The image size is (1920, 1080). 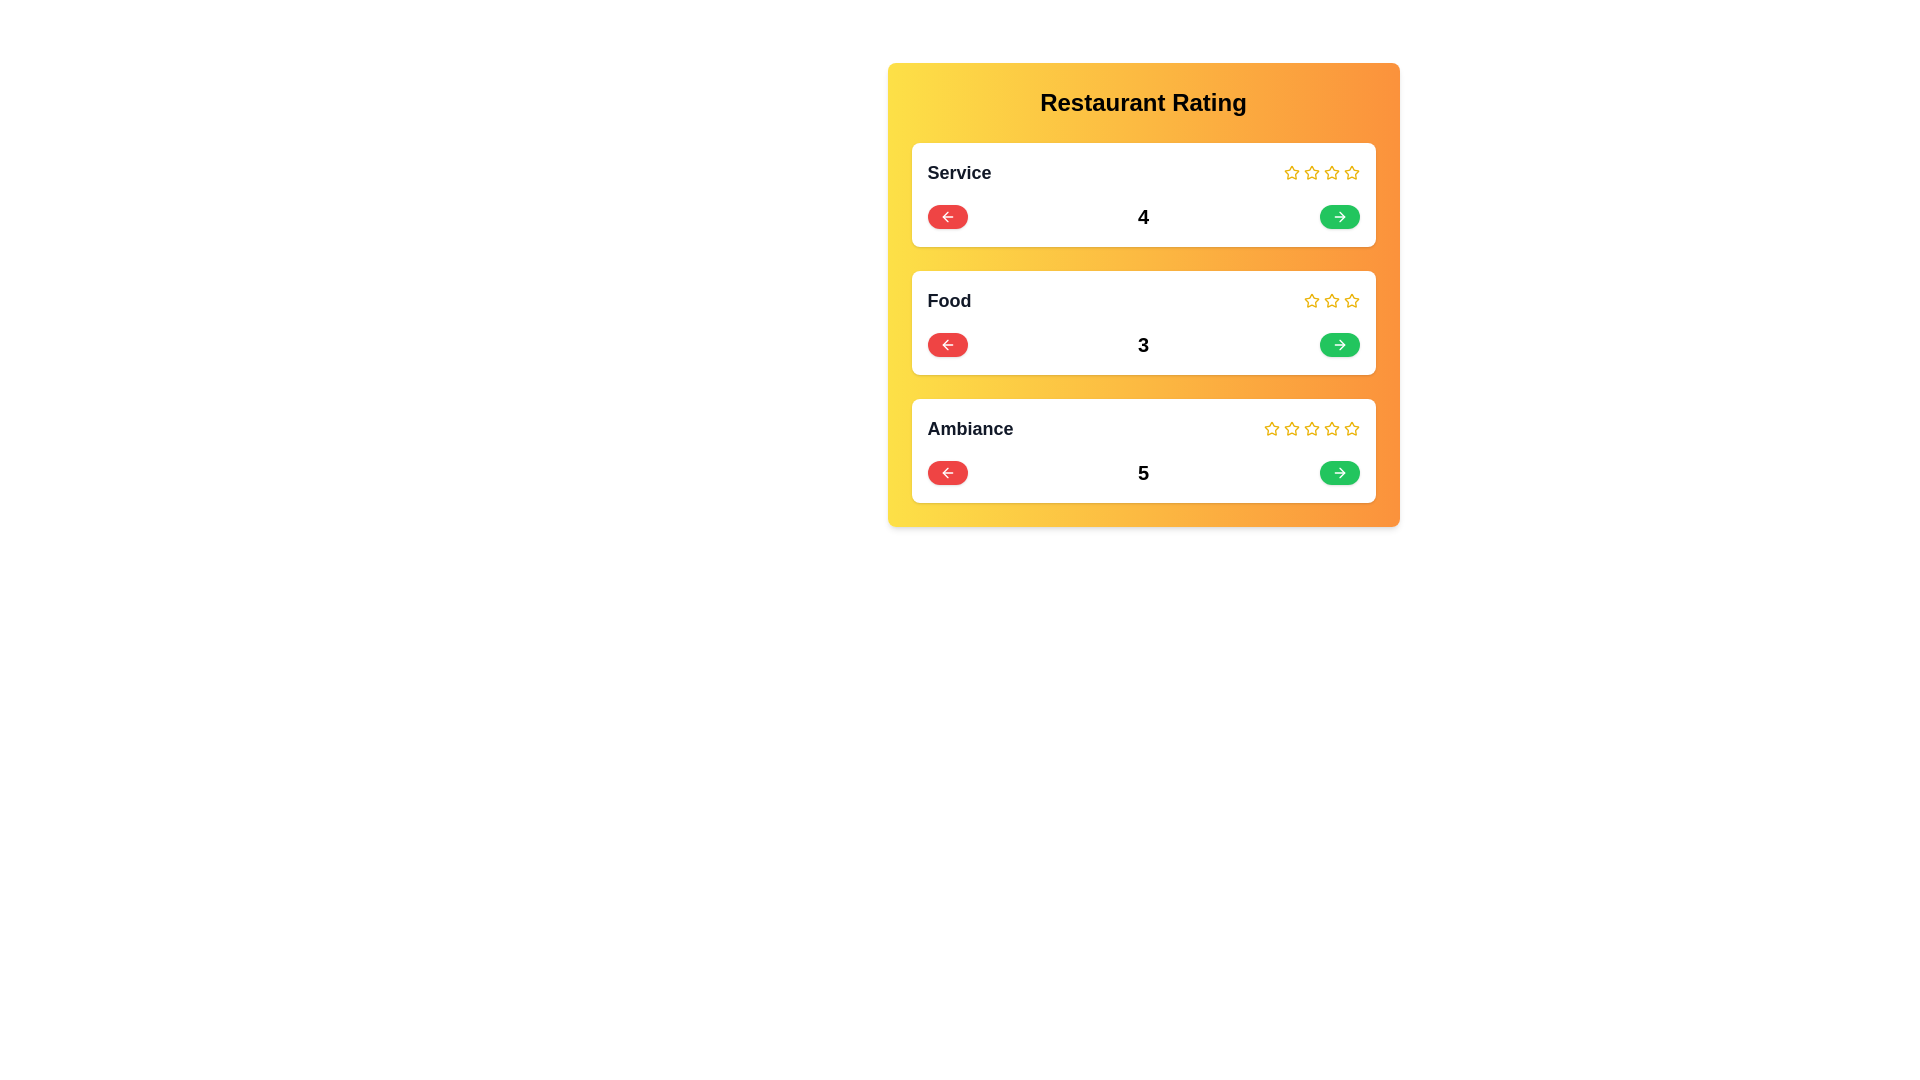 I want to click on the static text element displaying the selected rating value for the 'Service' category, located centrally between the left-pointing red circular button and the right-pointing green circular button, so click(x=1143, y=216).